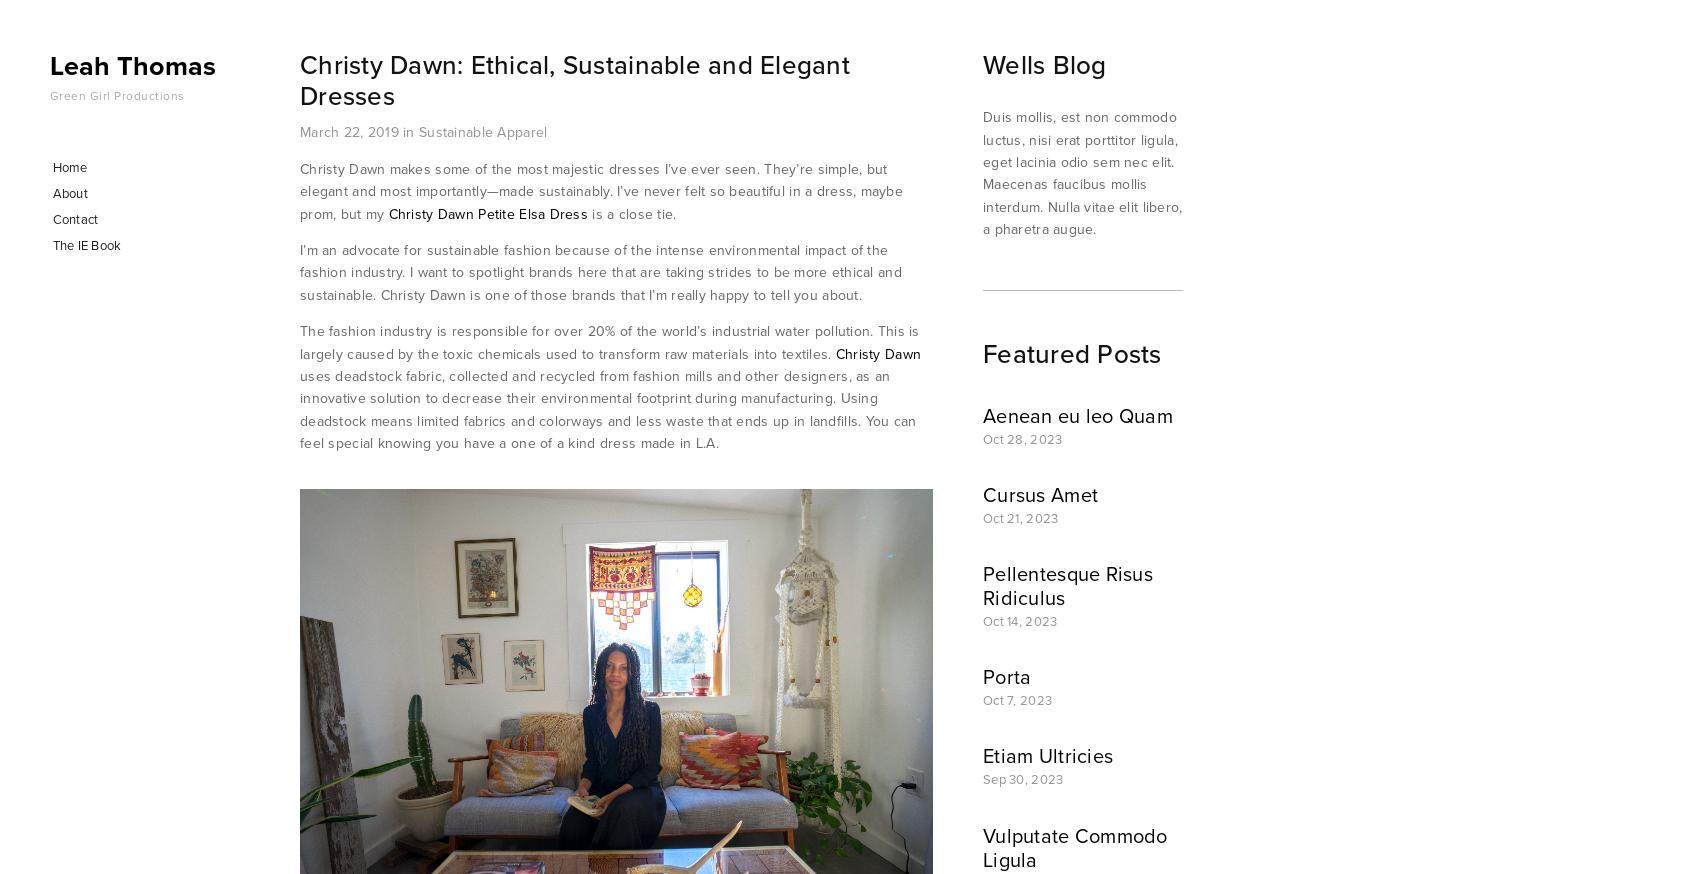 The height and width of the screenshot is (874, 1701). What do you see at coordinates (983, 414) in the screenshot?
I see `'Aenean eu leo Quam'` at bounding box center [983, 414].